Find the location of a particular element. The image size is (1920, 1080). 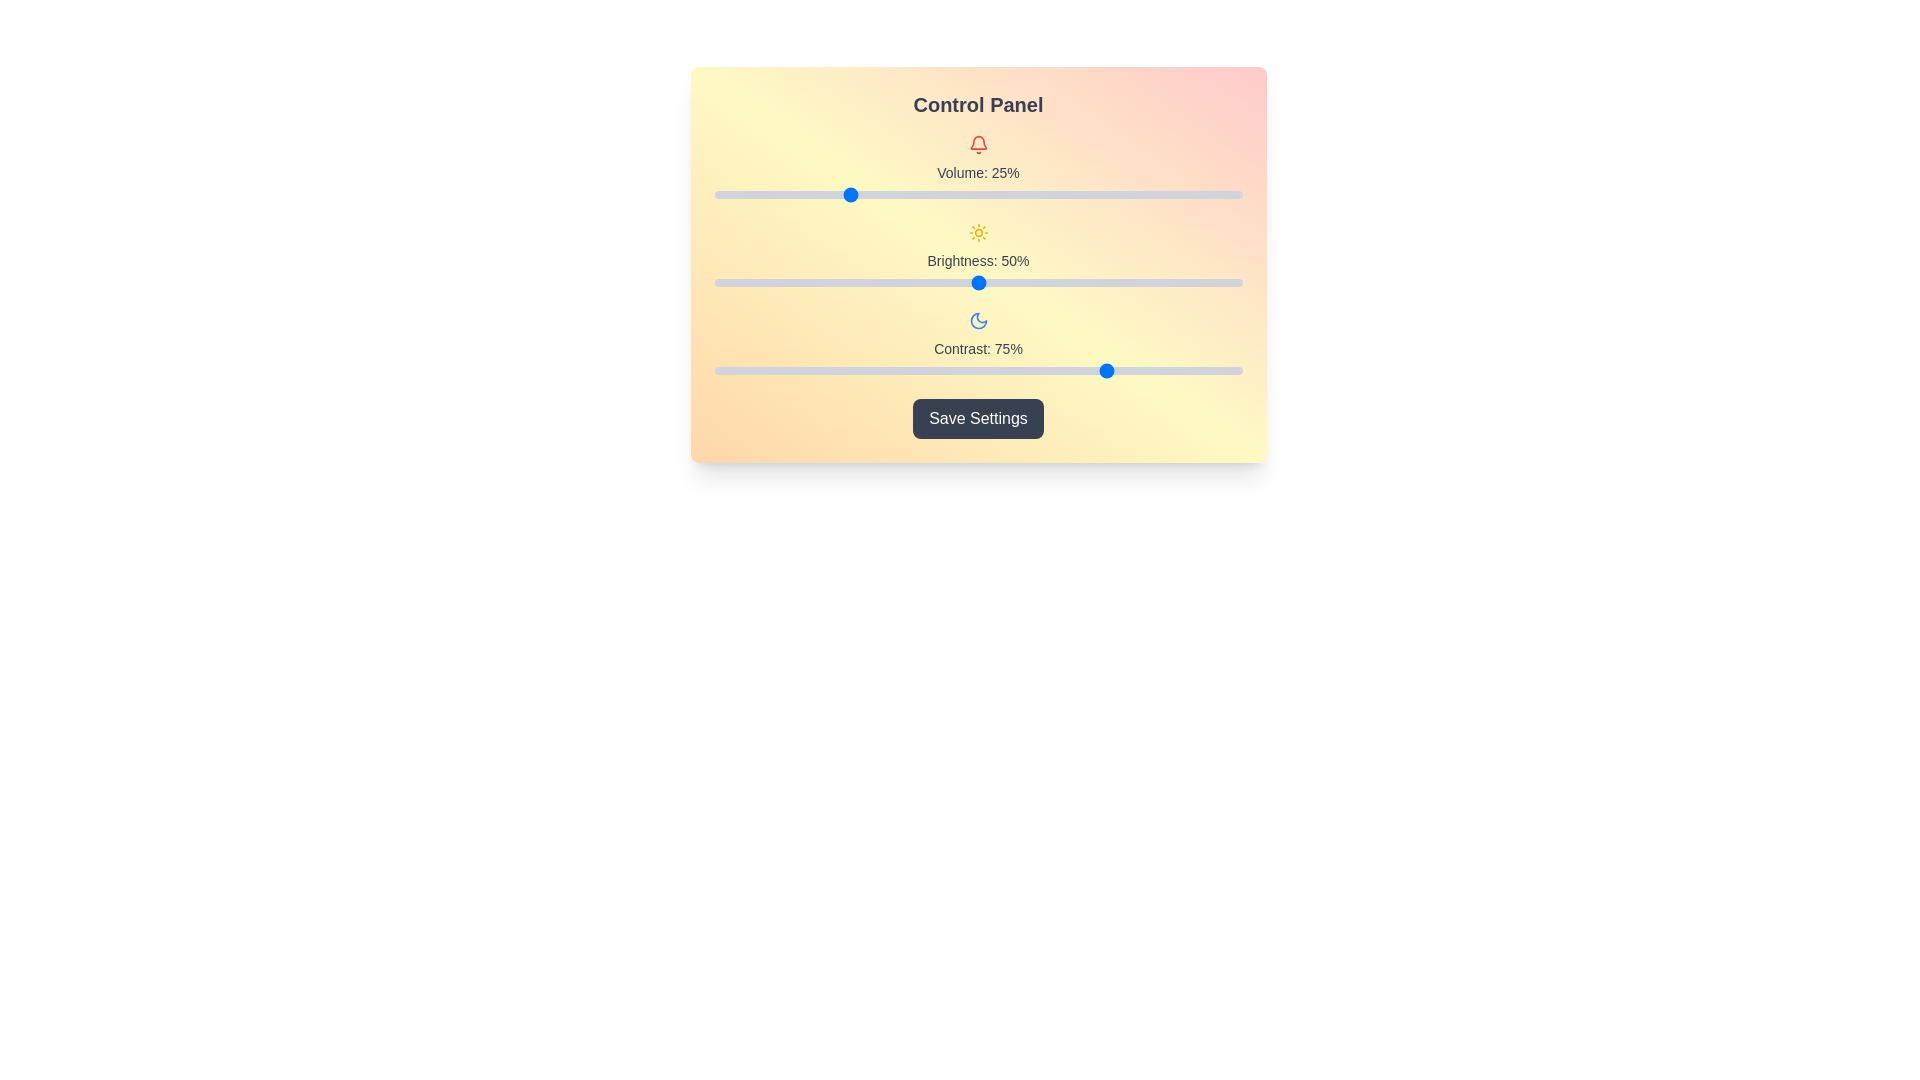

contrast is located at coordinates (903, 370).